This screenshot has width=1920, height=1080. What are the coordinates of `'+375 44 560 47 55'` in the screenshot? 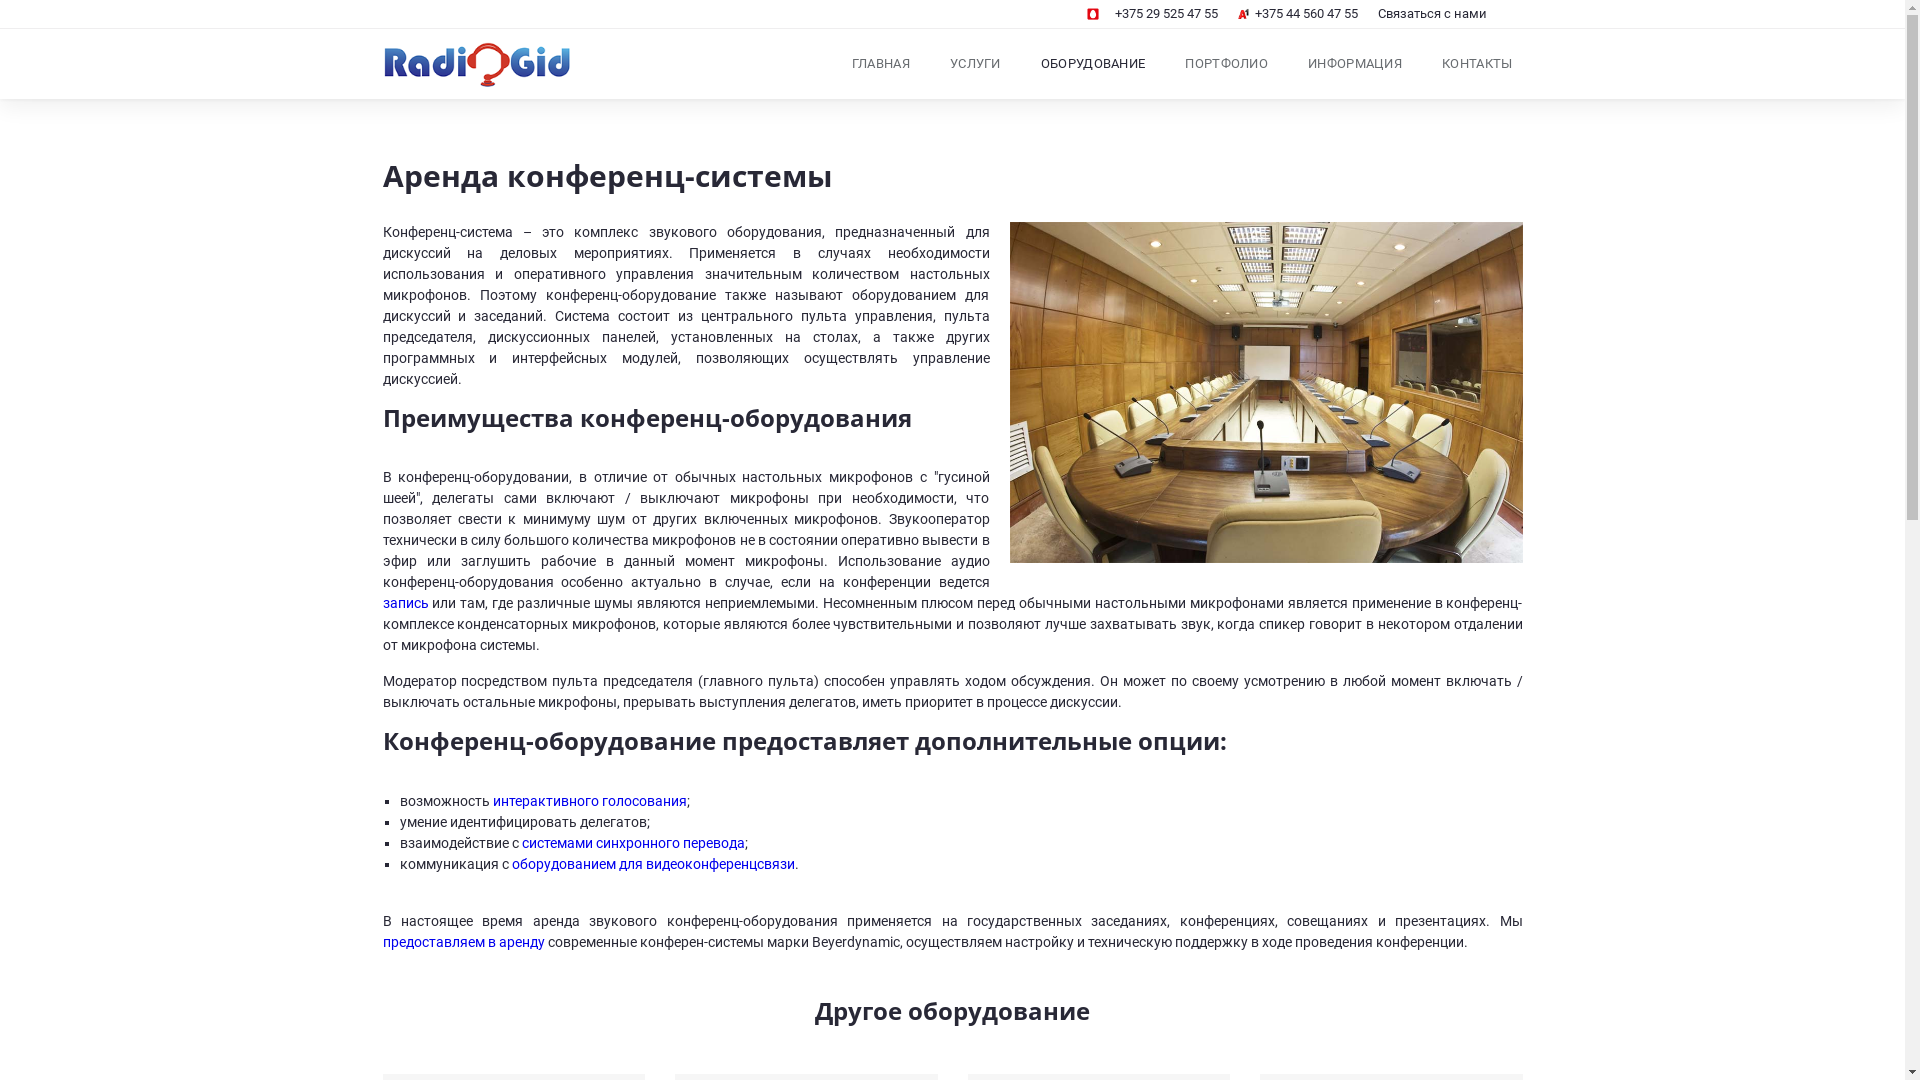 It's located at (1297, 13).